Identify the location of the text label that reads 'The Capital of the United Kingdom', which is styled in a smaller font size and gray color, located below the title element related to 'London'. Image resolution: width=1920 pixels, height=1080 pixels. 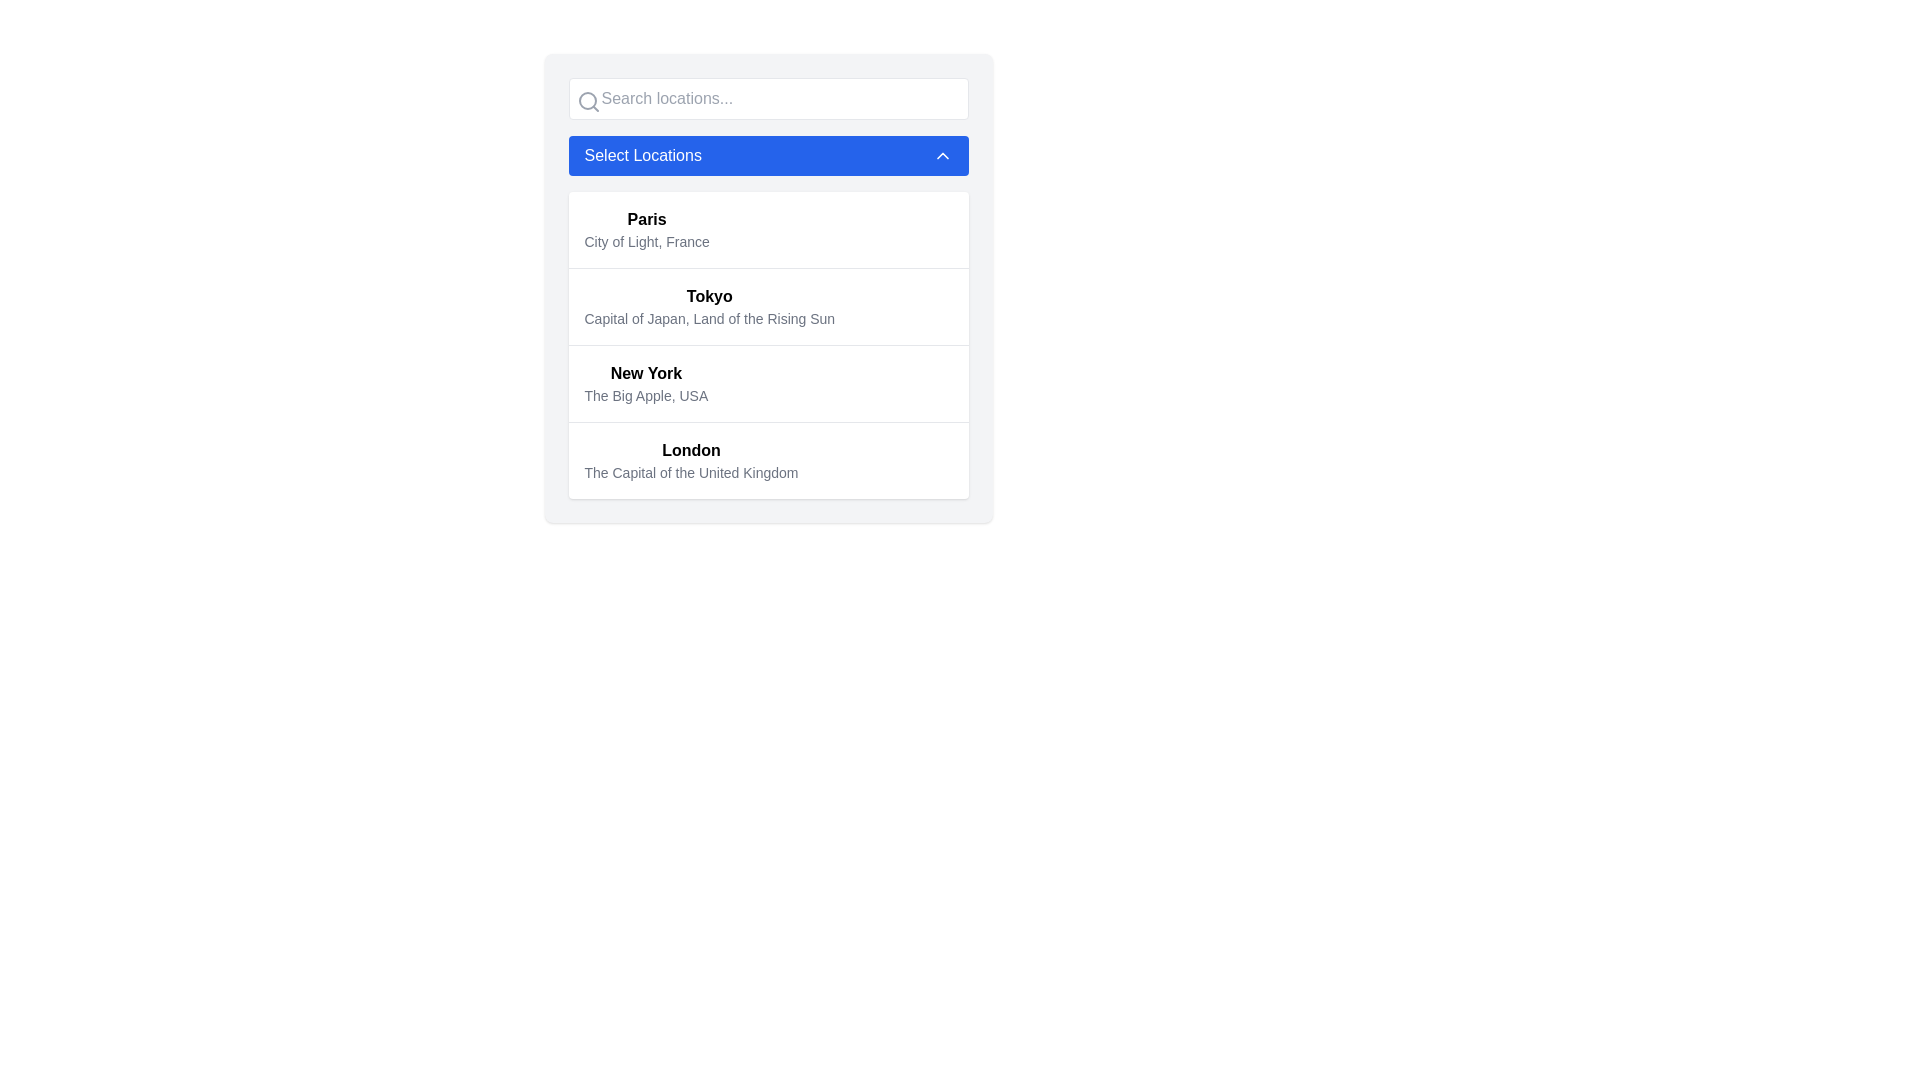
(691, 473).